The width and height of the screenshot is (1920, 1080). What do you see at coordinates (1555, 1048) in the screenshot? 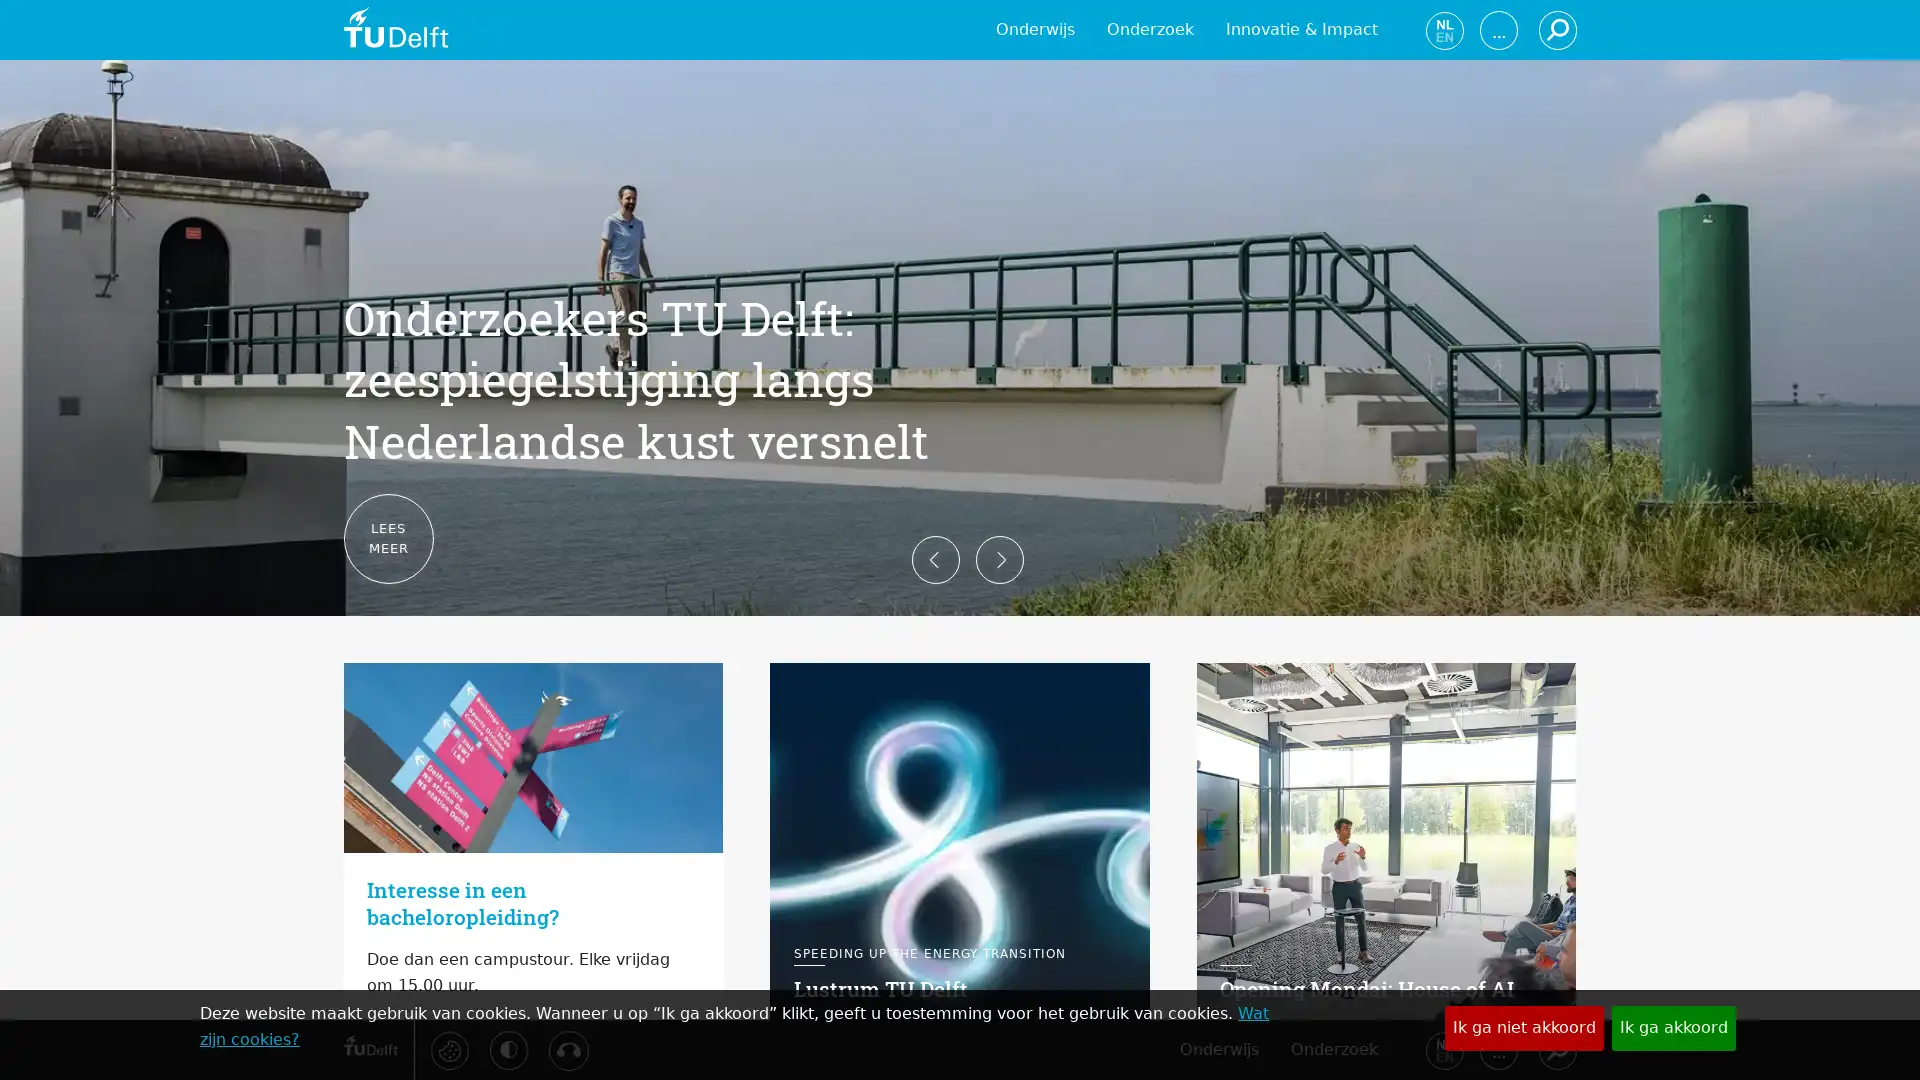
I see `Zoeken` at bounding box center [1555, 1048].